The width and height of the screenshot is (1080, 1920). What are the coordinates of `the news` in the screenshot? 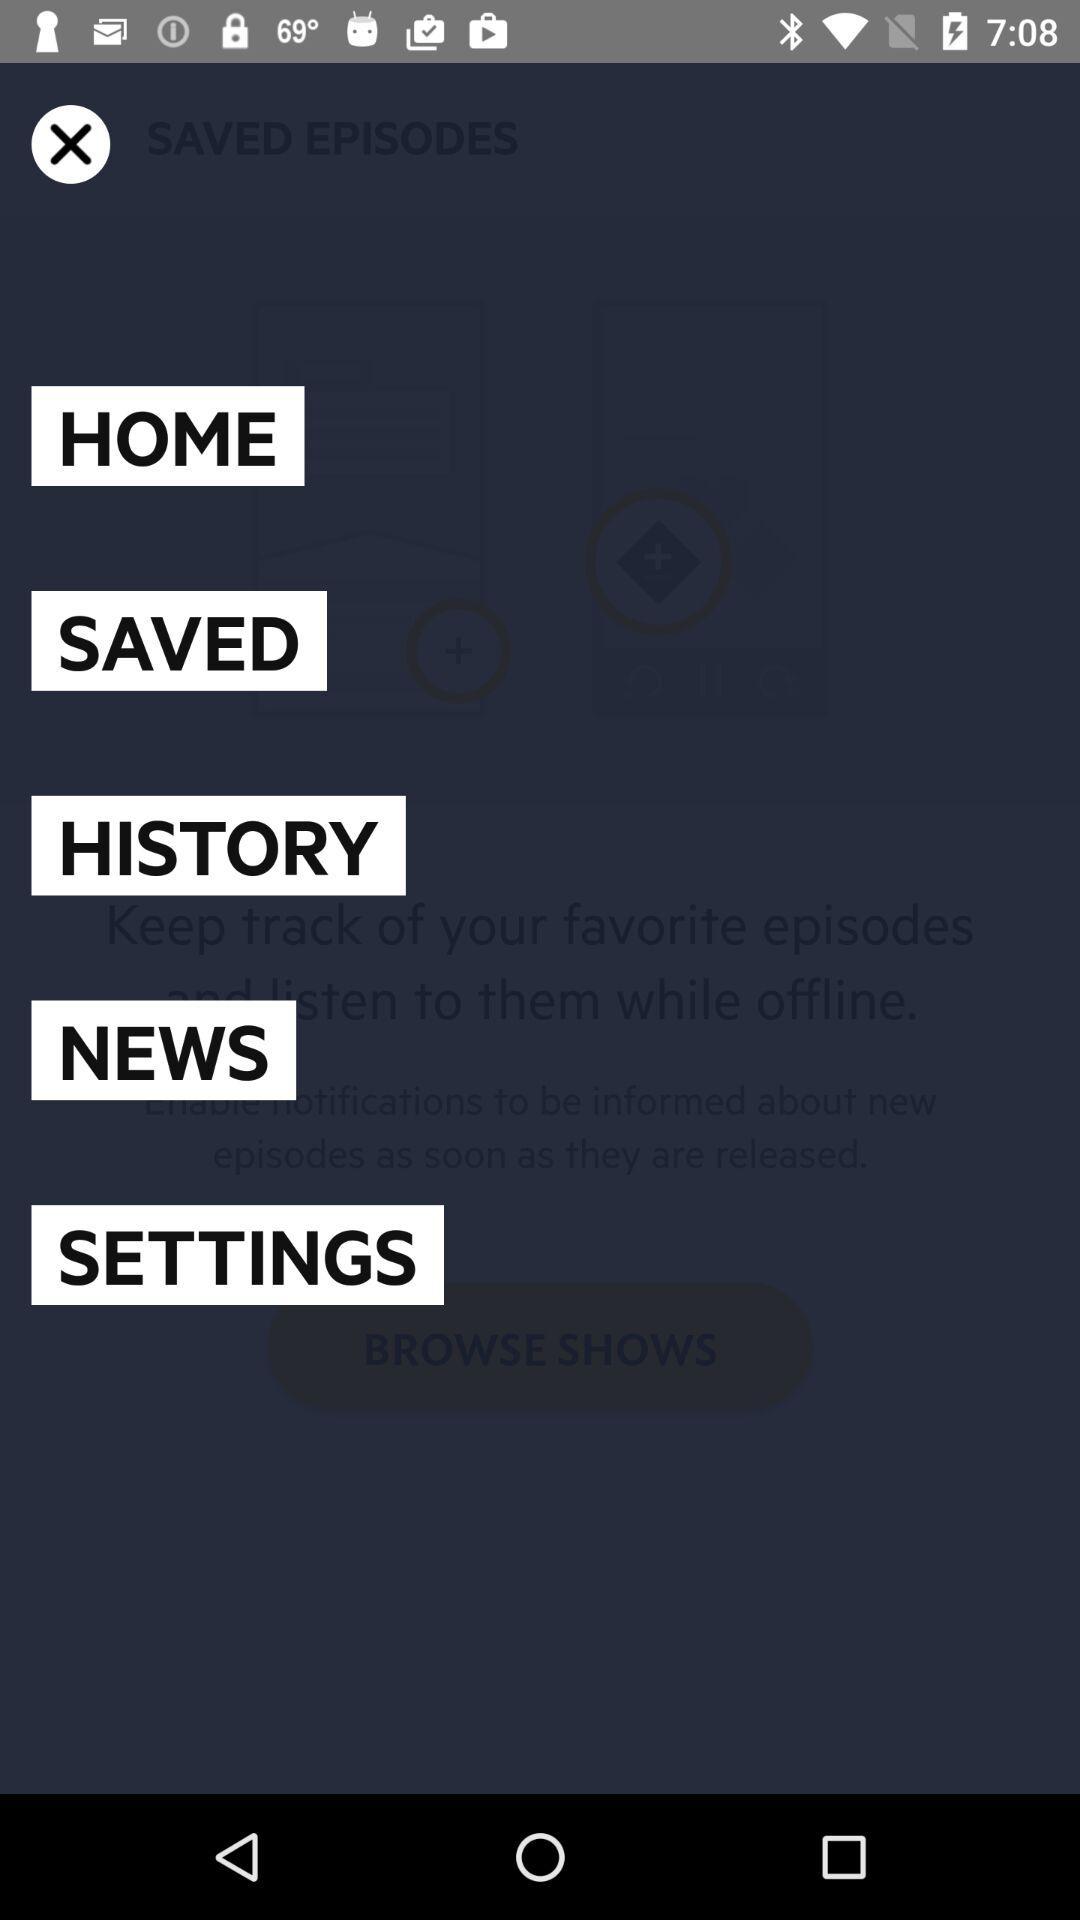 It's located at (162, 1049).